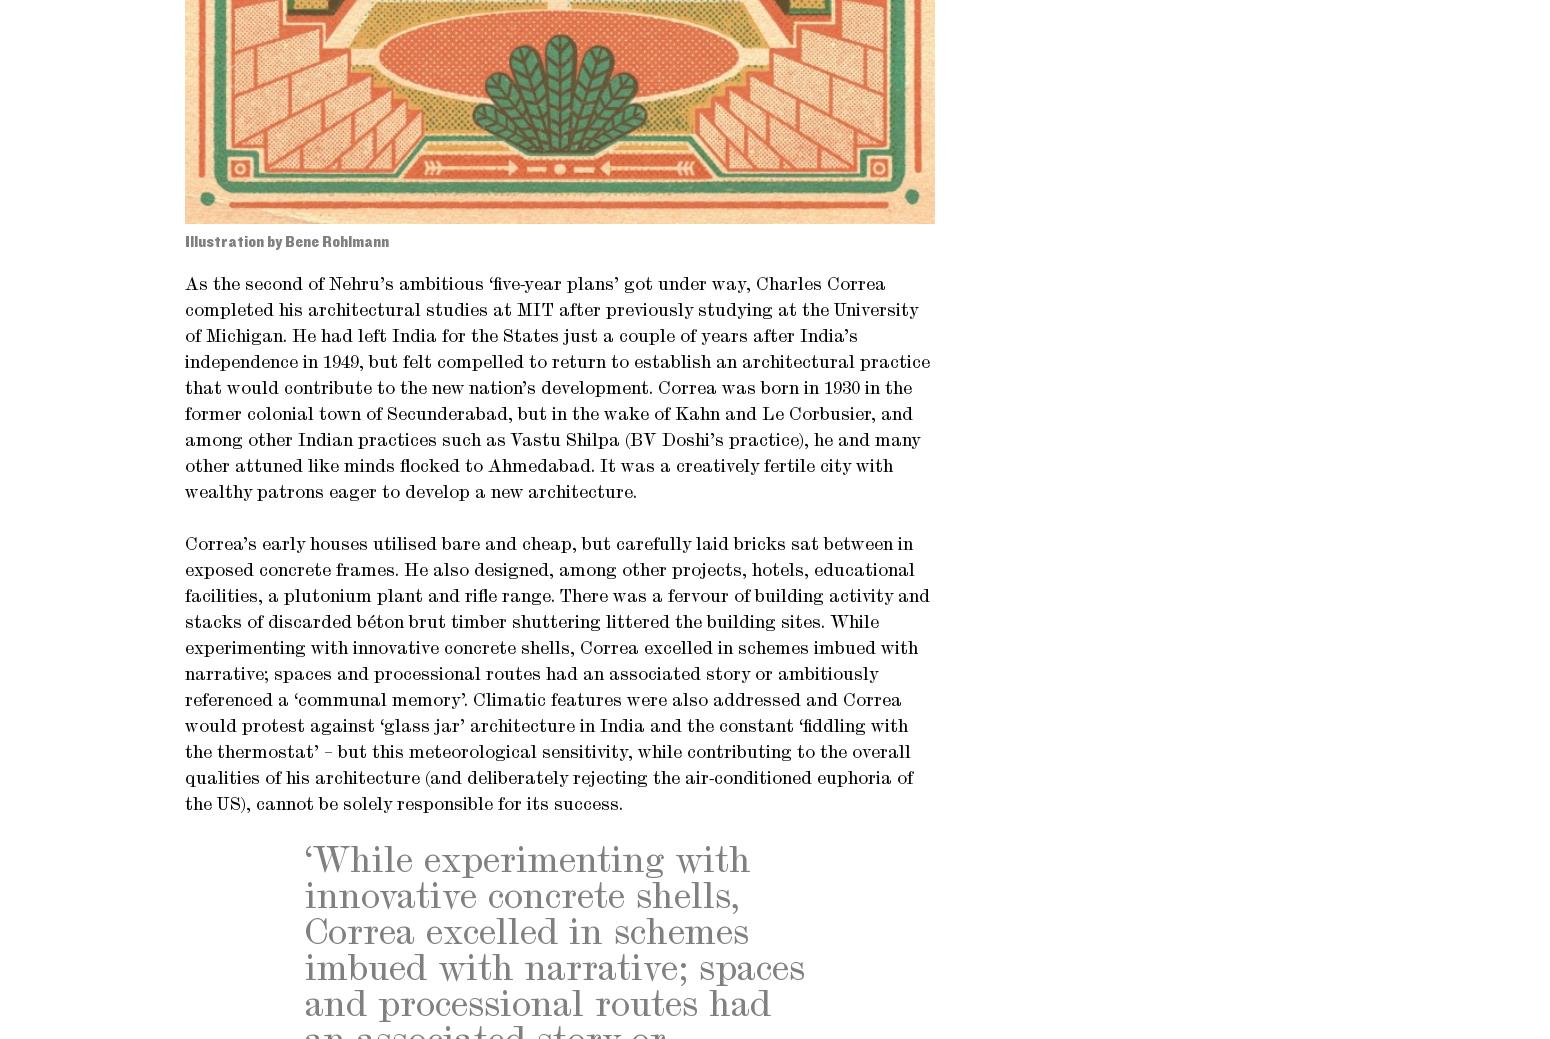 This screenshot has height=1039, width=1550. I want to click on 'FAQ', so click(1095, 128).